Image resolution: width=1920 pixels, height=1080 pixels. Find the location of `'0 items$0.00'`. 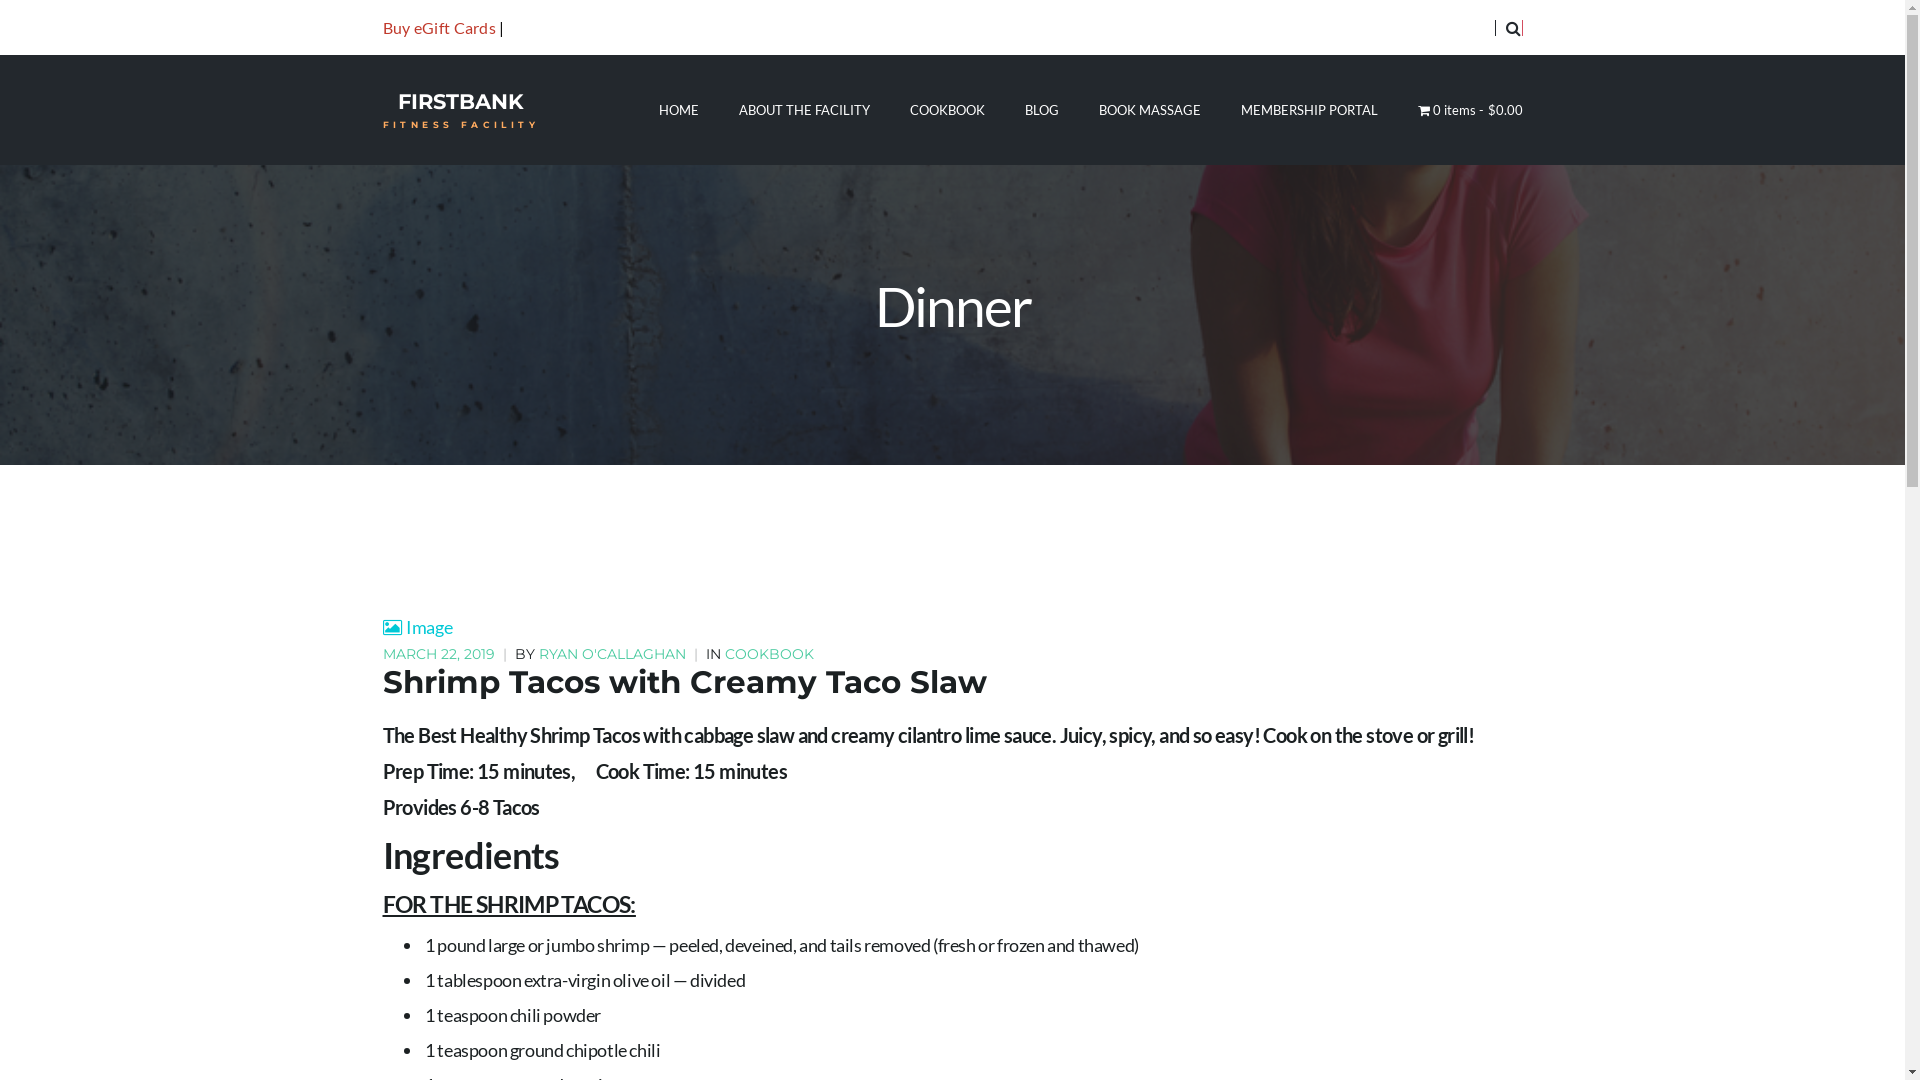

'0 items$0.00' is located at coordinates (1416, 110).